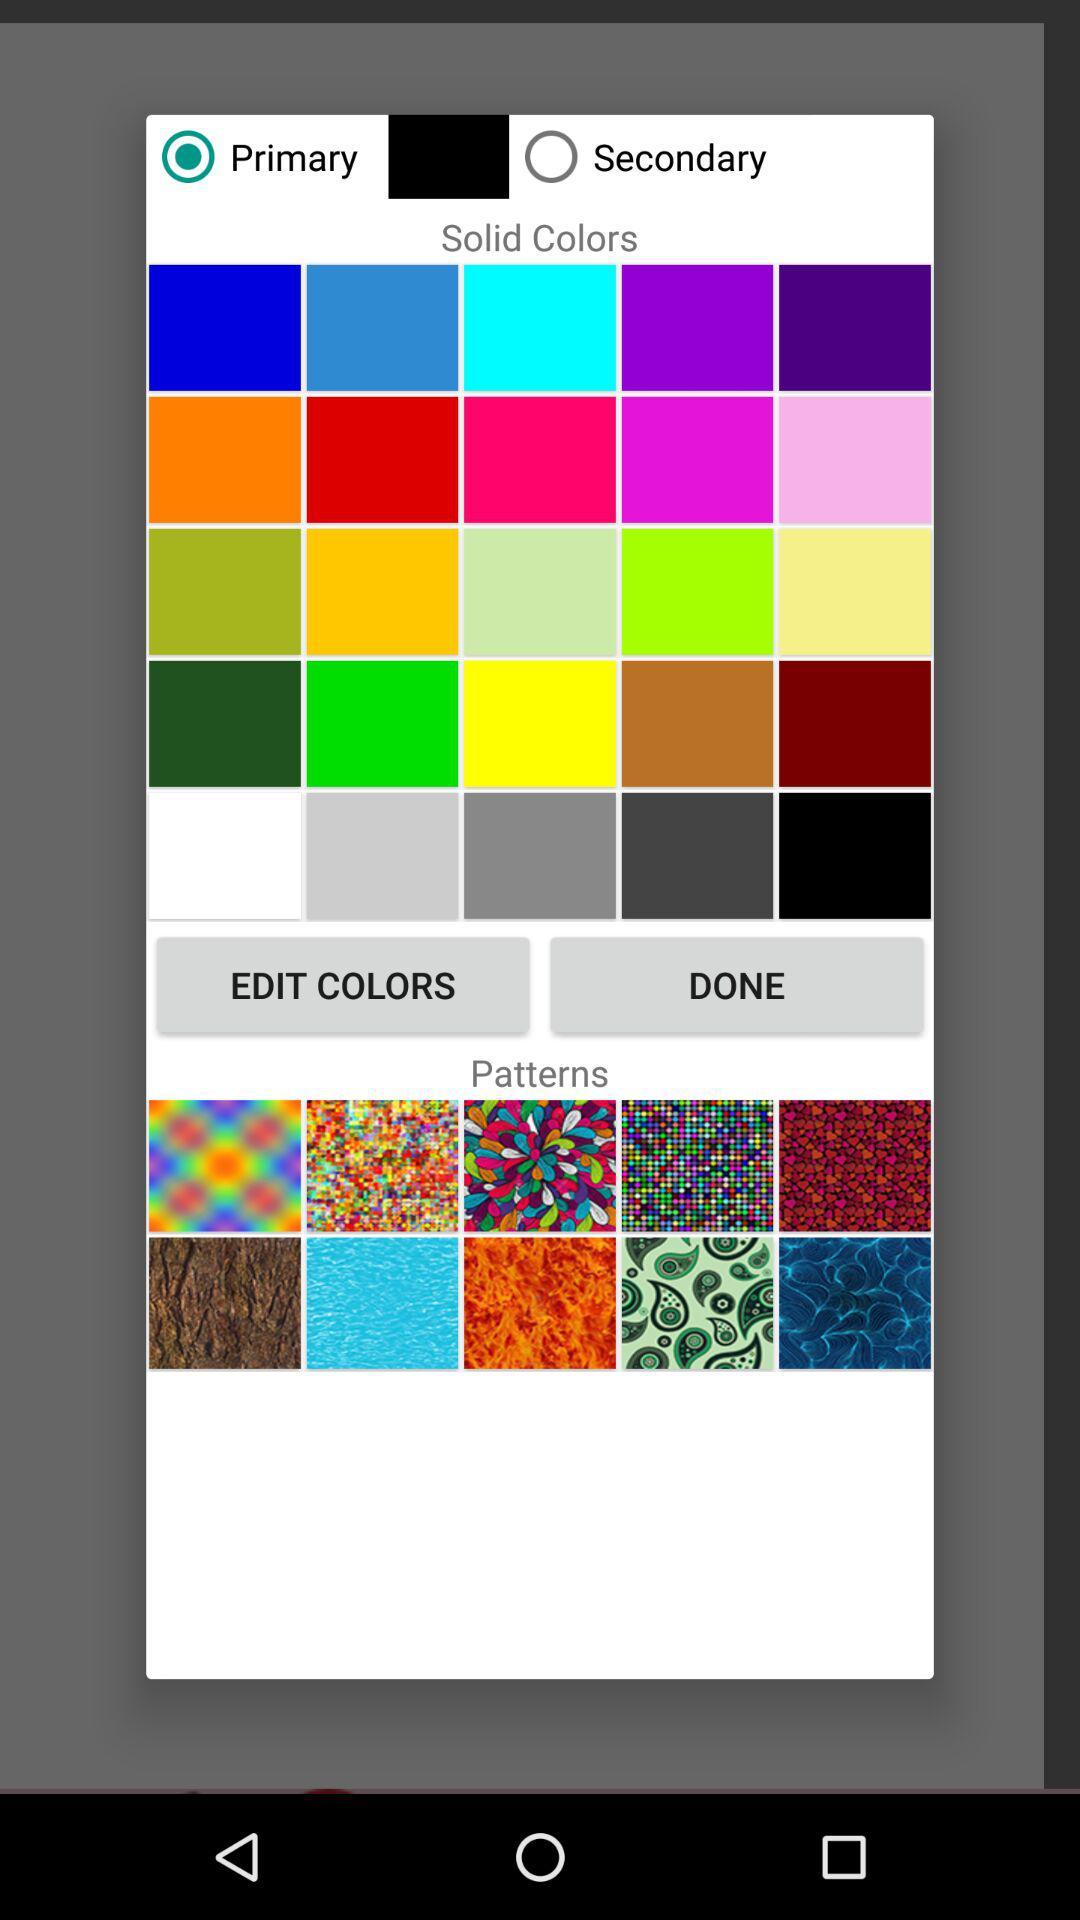  Describe the element at coordinates (382, 1165) in the screenshot. I see `sprinkles pattern` at that location.